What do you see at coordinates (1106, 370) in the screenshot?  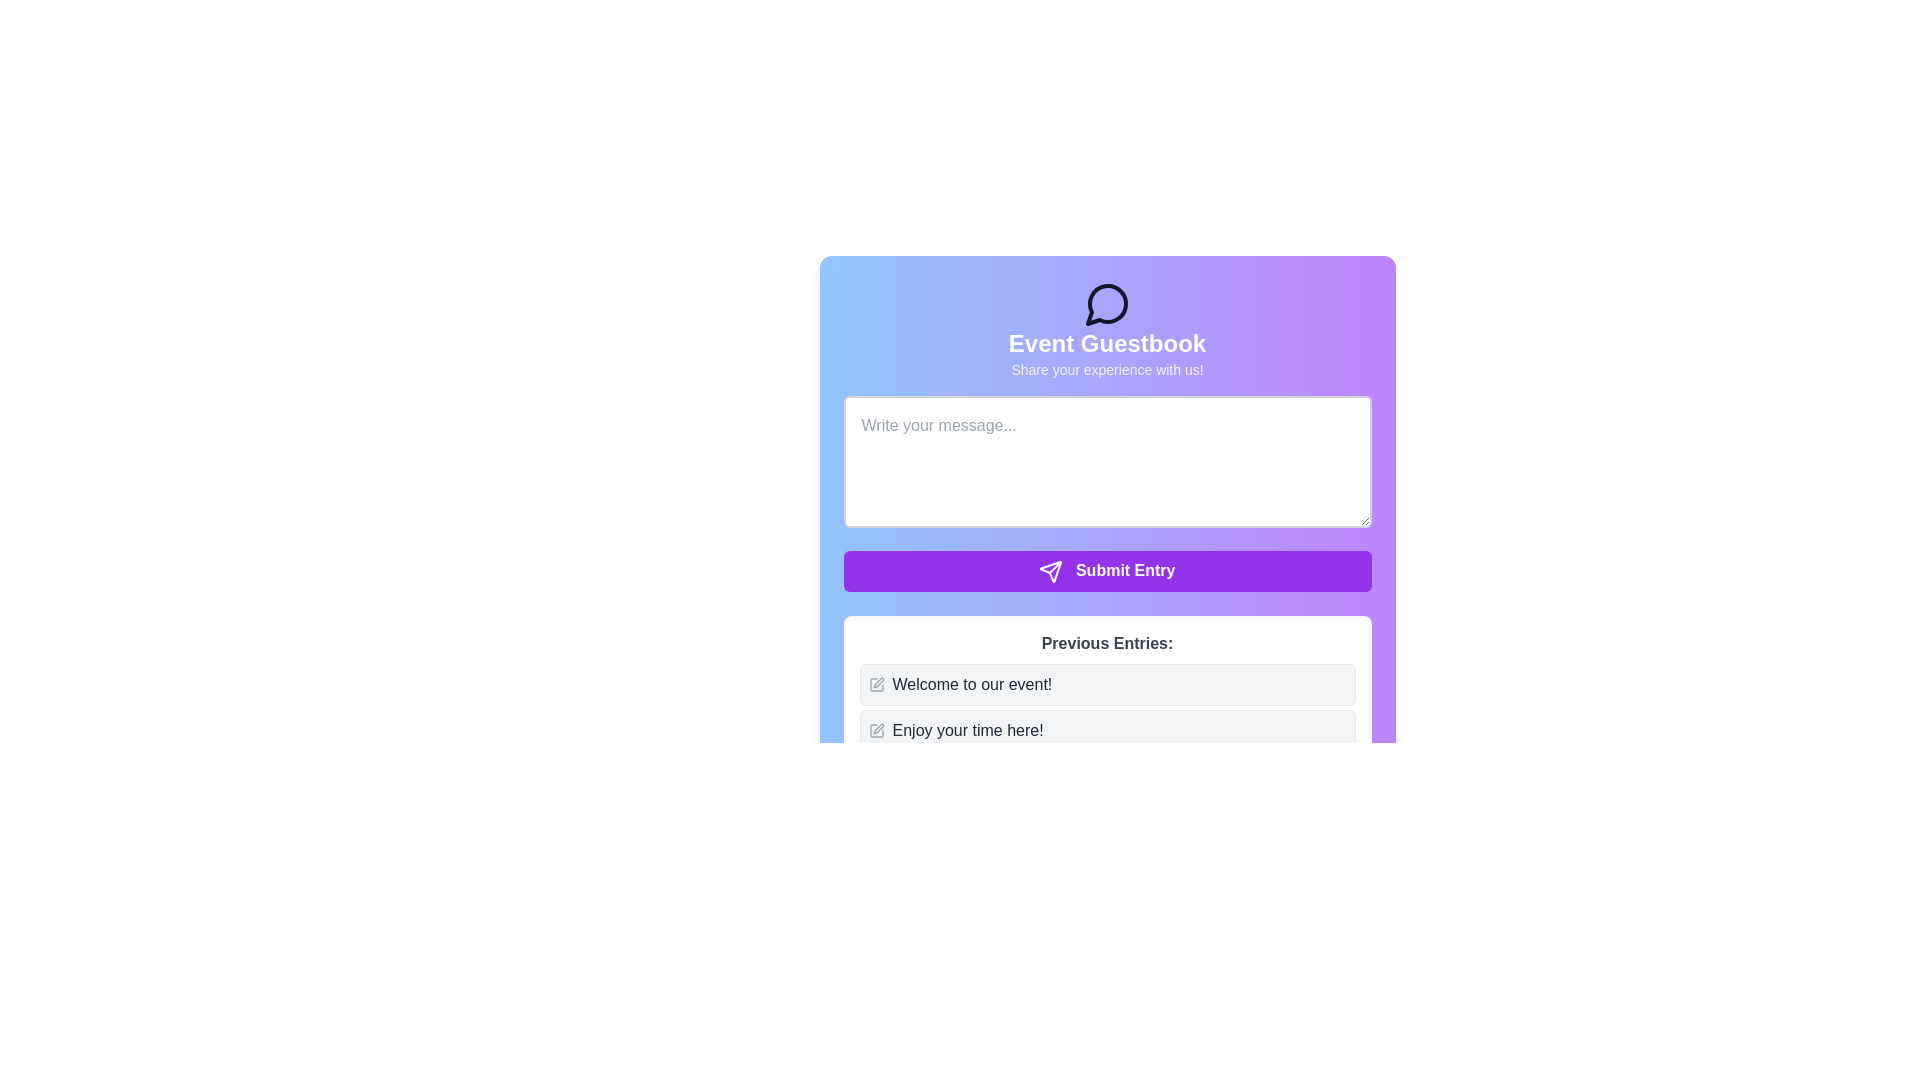 I see `the static text label encouraging users to share their experiences, located below the title 'Event Guestbook' and above the input text box` at bounding box center [1106, 370].